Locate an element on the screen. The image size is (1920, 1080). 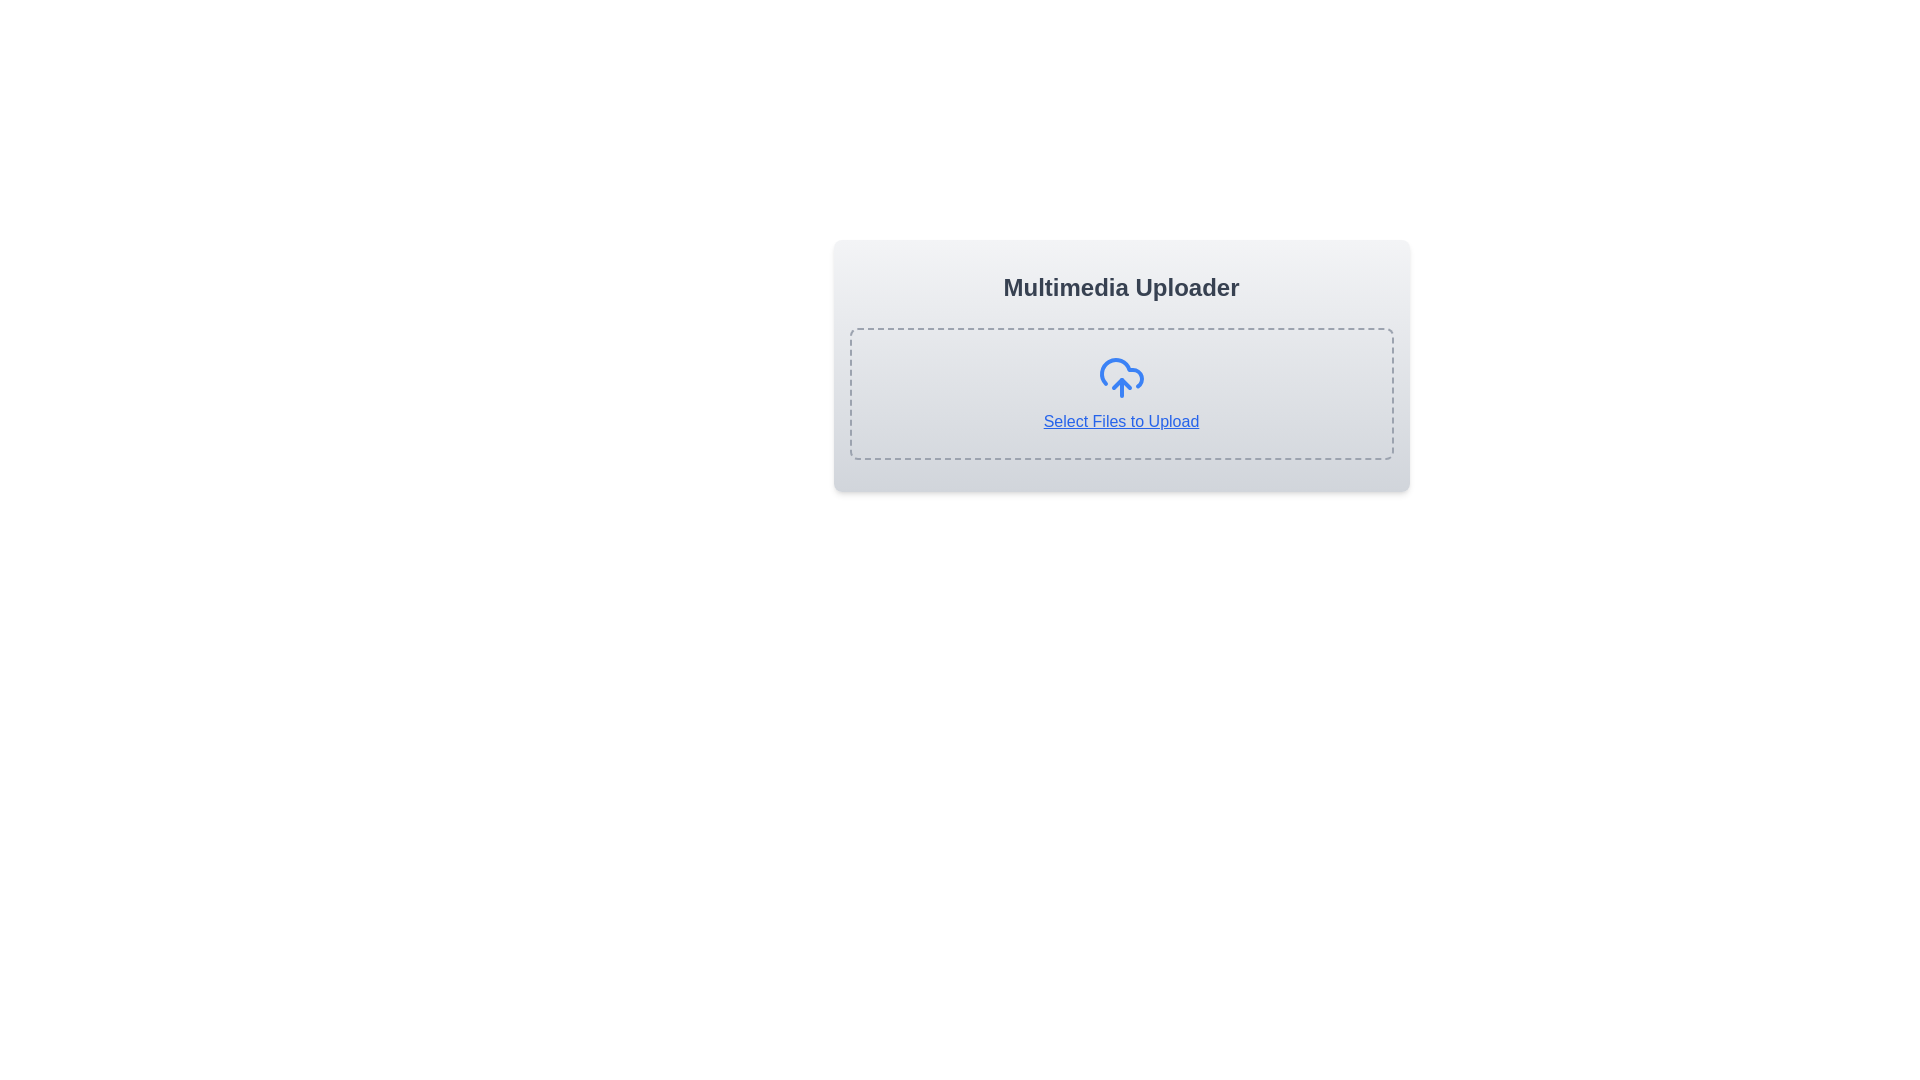
the downward arrow icon inside the cloud icon, which signifies the upload action in the Multimedia Uploader interface is located at coordinates (1121, 384).